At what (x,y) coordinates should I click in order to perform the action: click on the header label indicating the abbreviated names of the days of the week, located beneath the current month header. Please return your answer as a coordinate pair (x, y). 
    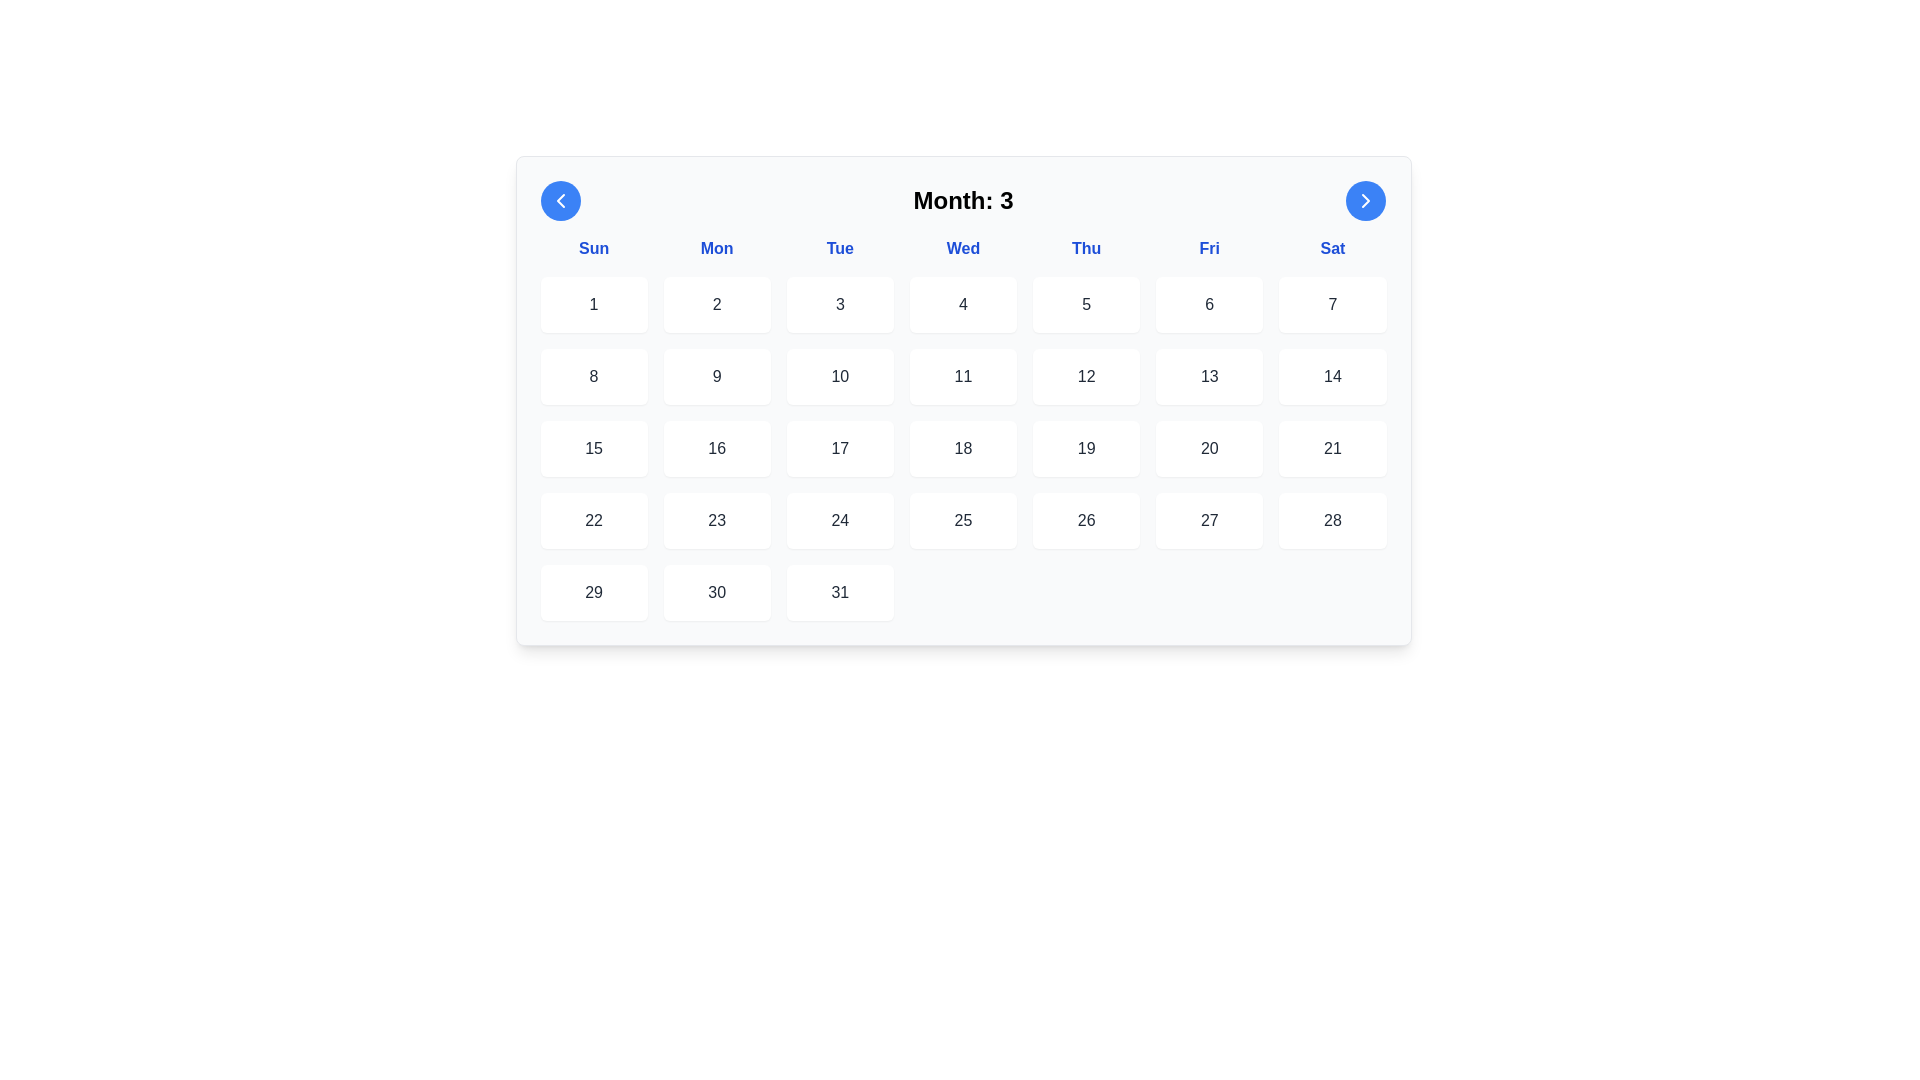
    Looking at the image, I should click on (963, 248).